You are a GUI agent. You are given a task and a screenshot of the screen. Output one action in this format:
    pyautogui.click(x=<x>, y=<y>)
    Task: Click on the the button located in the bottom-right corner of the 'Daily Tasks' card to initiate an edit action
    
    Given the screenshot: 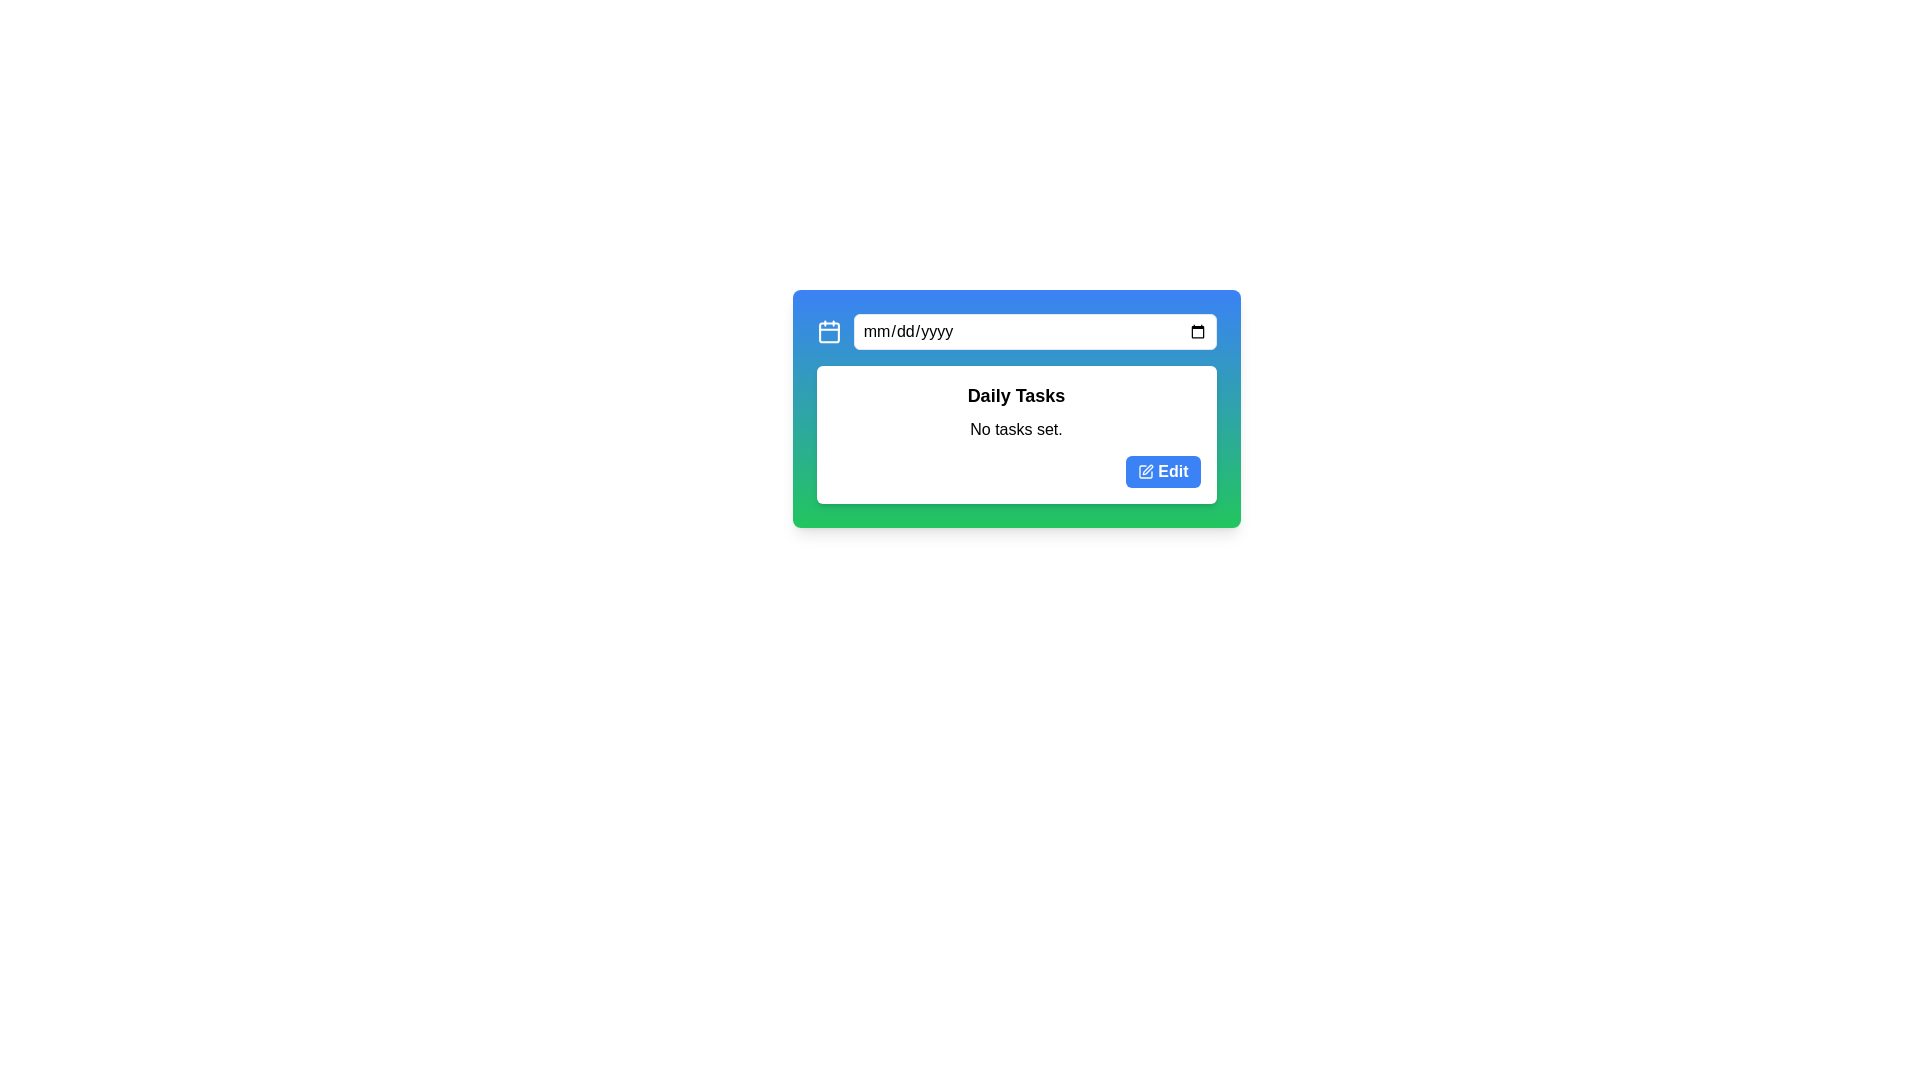 What is the action you would take?
    pyautogui.click(x=1163, y=471)
    